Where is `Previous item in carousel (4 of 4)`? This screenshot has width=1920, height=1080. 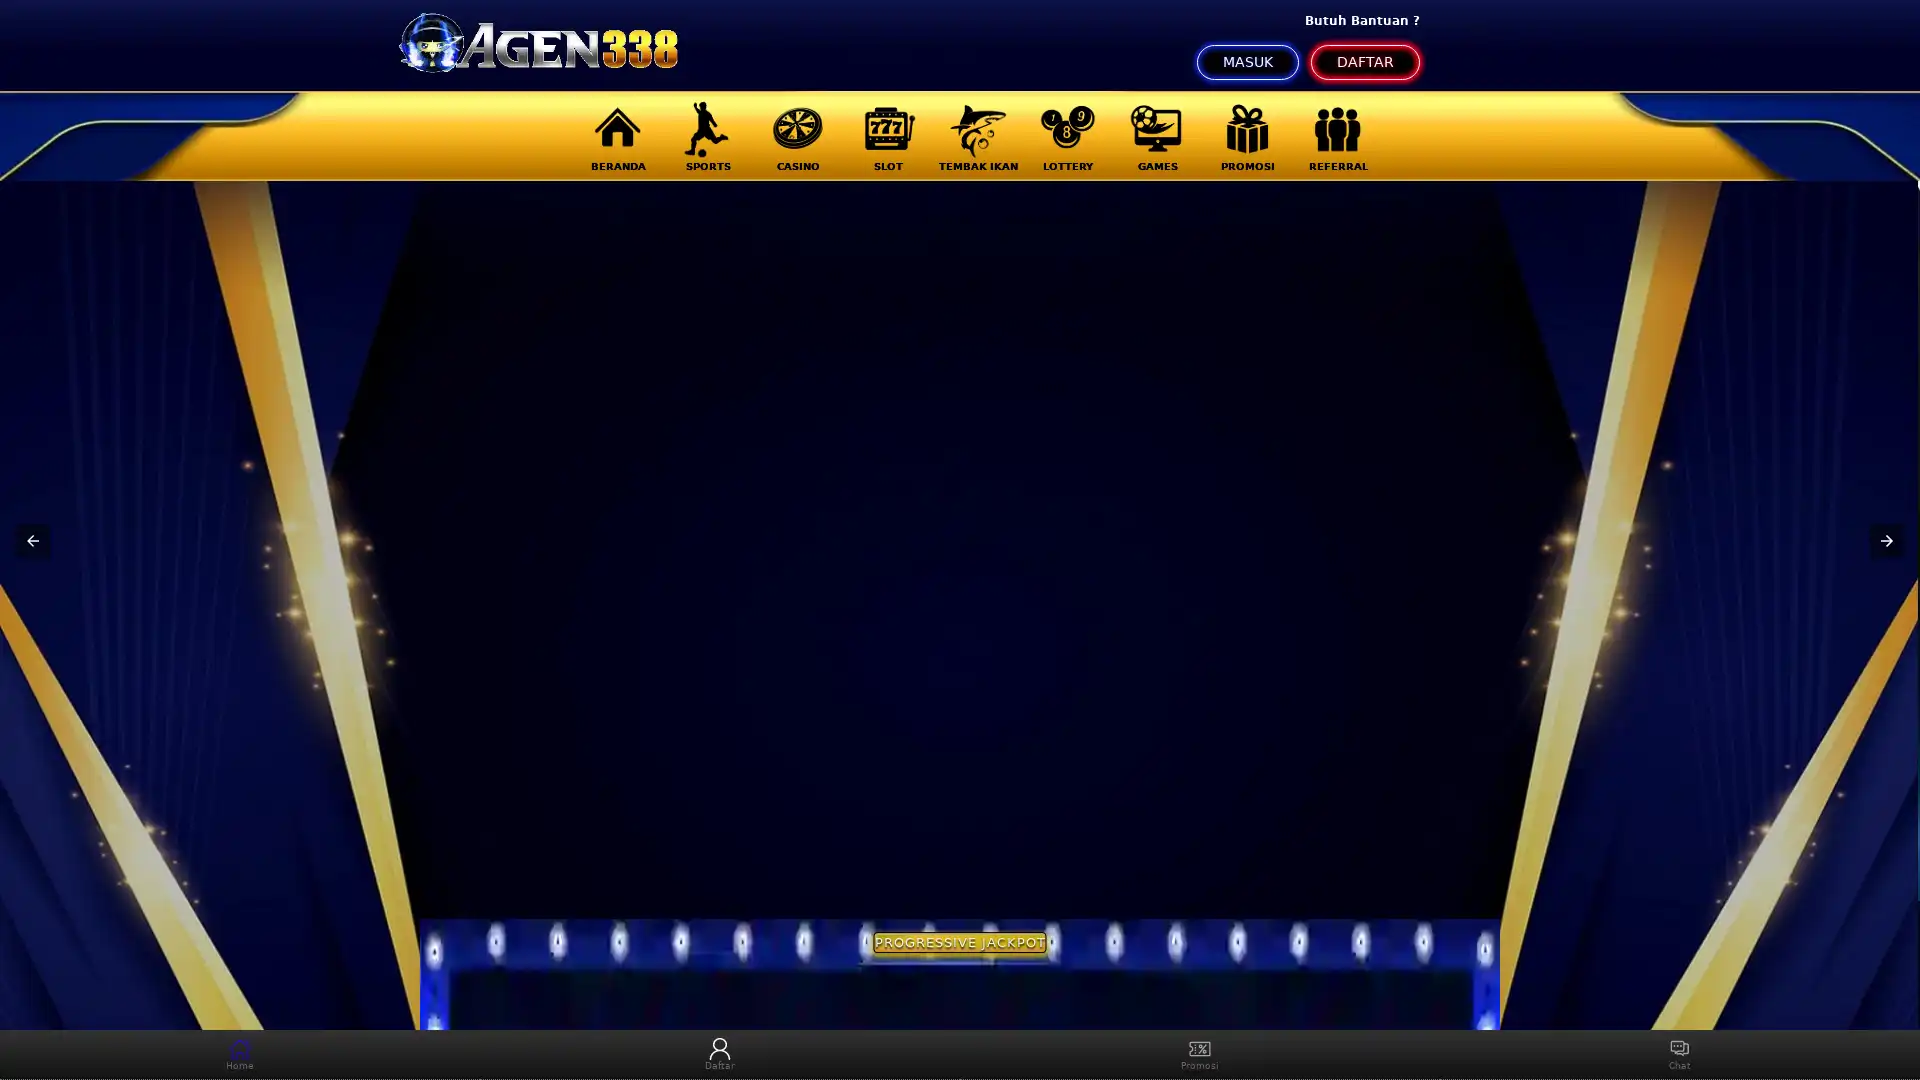 Previous item in carousel (4 of 4) is located at coordinates (33, 540).